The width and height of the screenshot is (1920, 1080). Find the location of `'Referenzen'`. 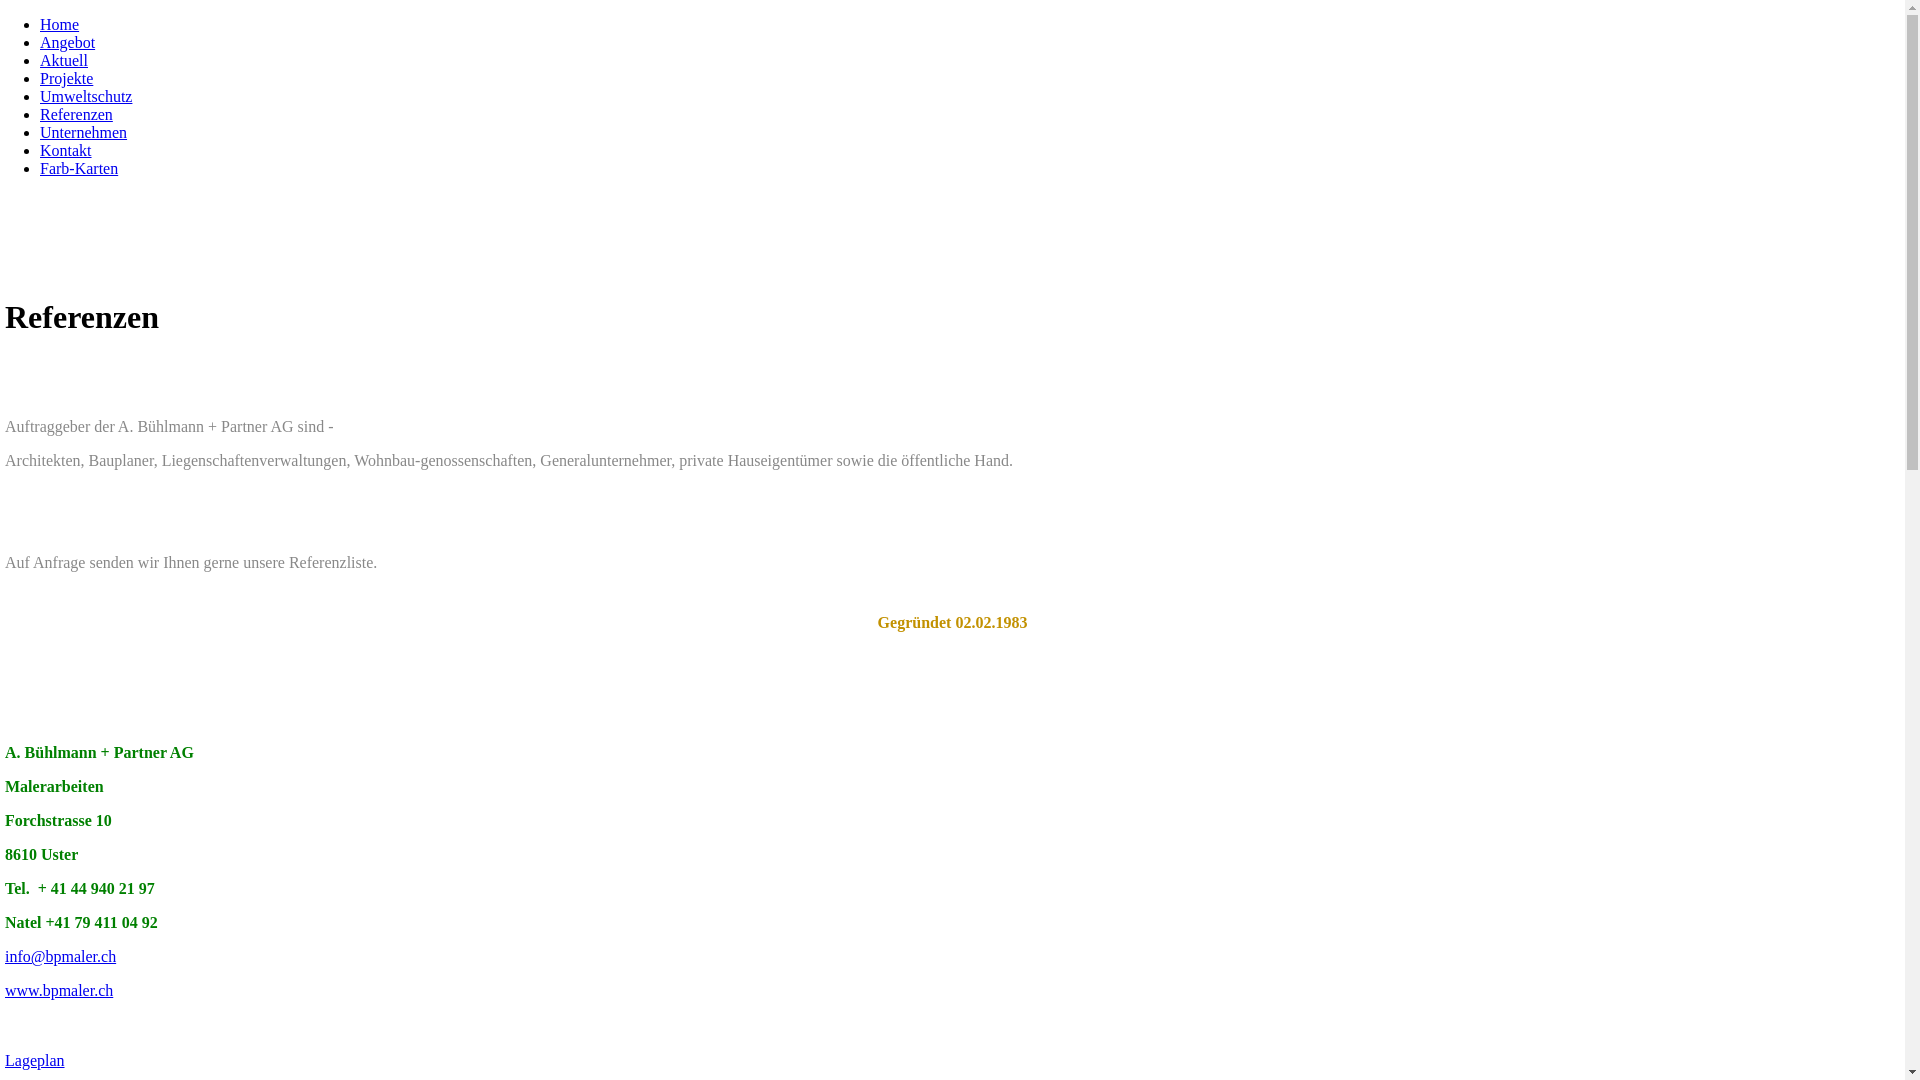

'Referenzen' is located at coordinates (76, 114).